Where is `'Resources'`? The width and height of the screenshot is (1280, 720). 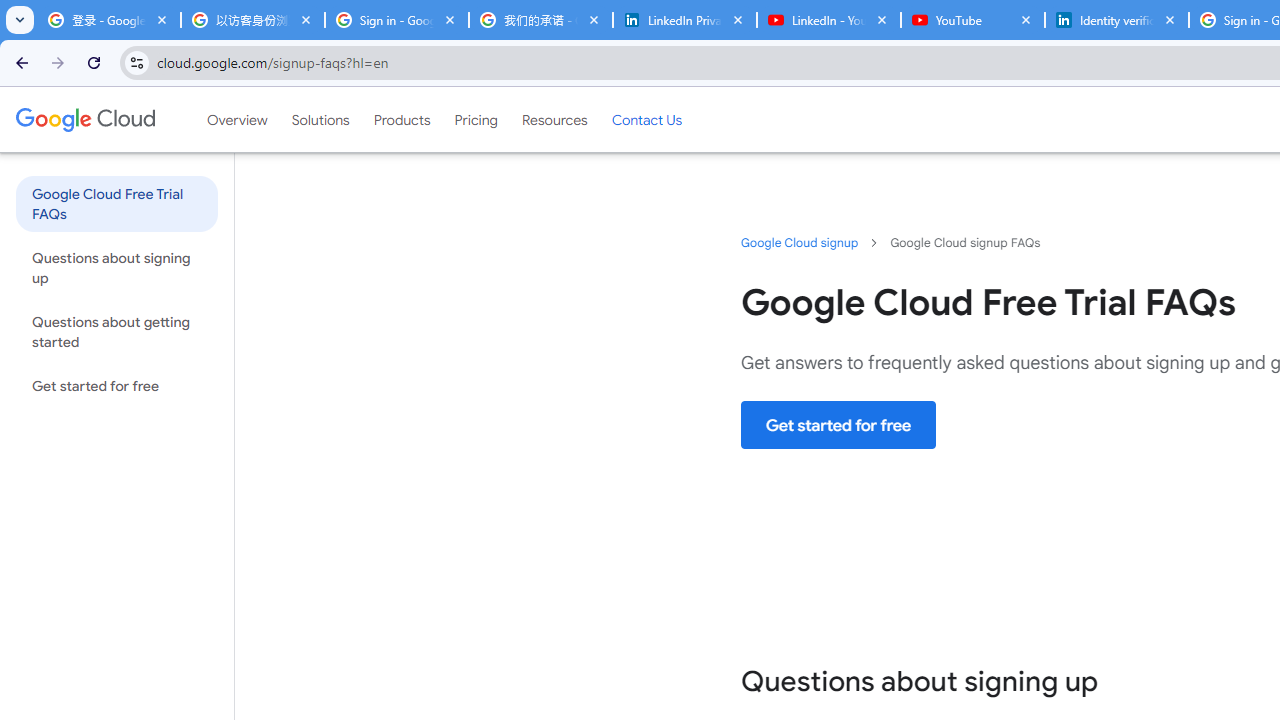
'Resources' is located at coordinates (554, 119).